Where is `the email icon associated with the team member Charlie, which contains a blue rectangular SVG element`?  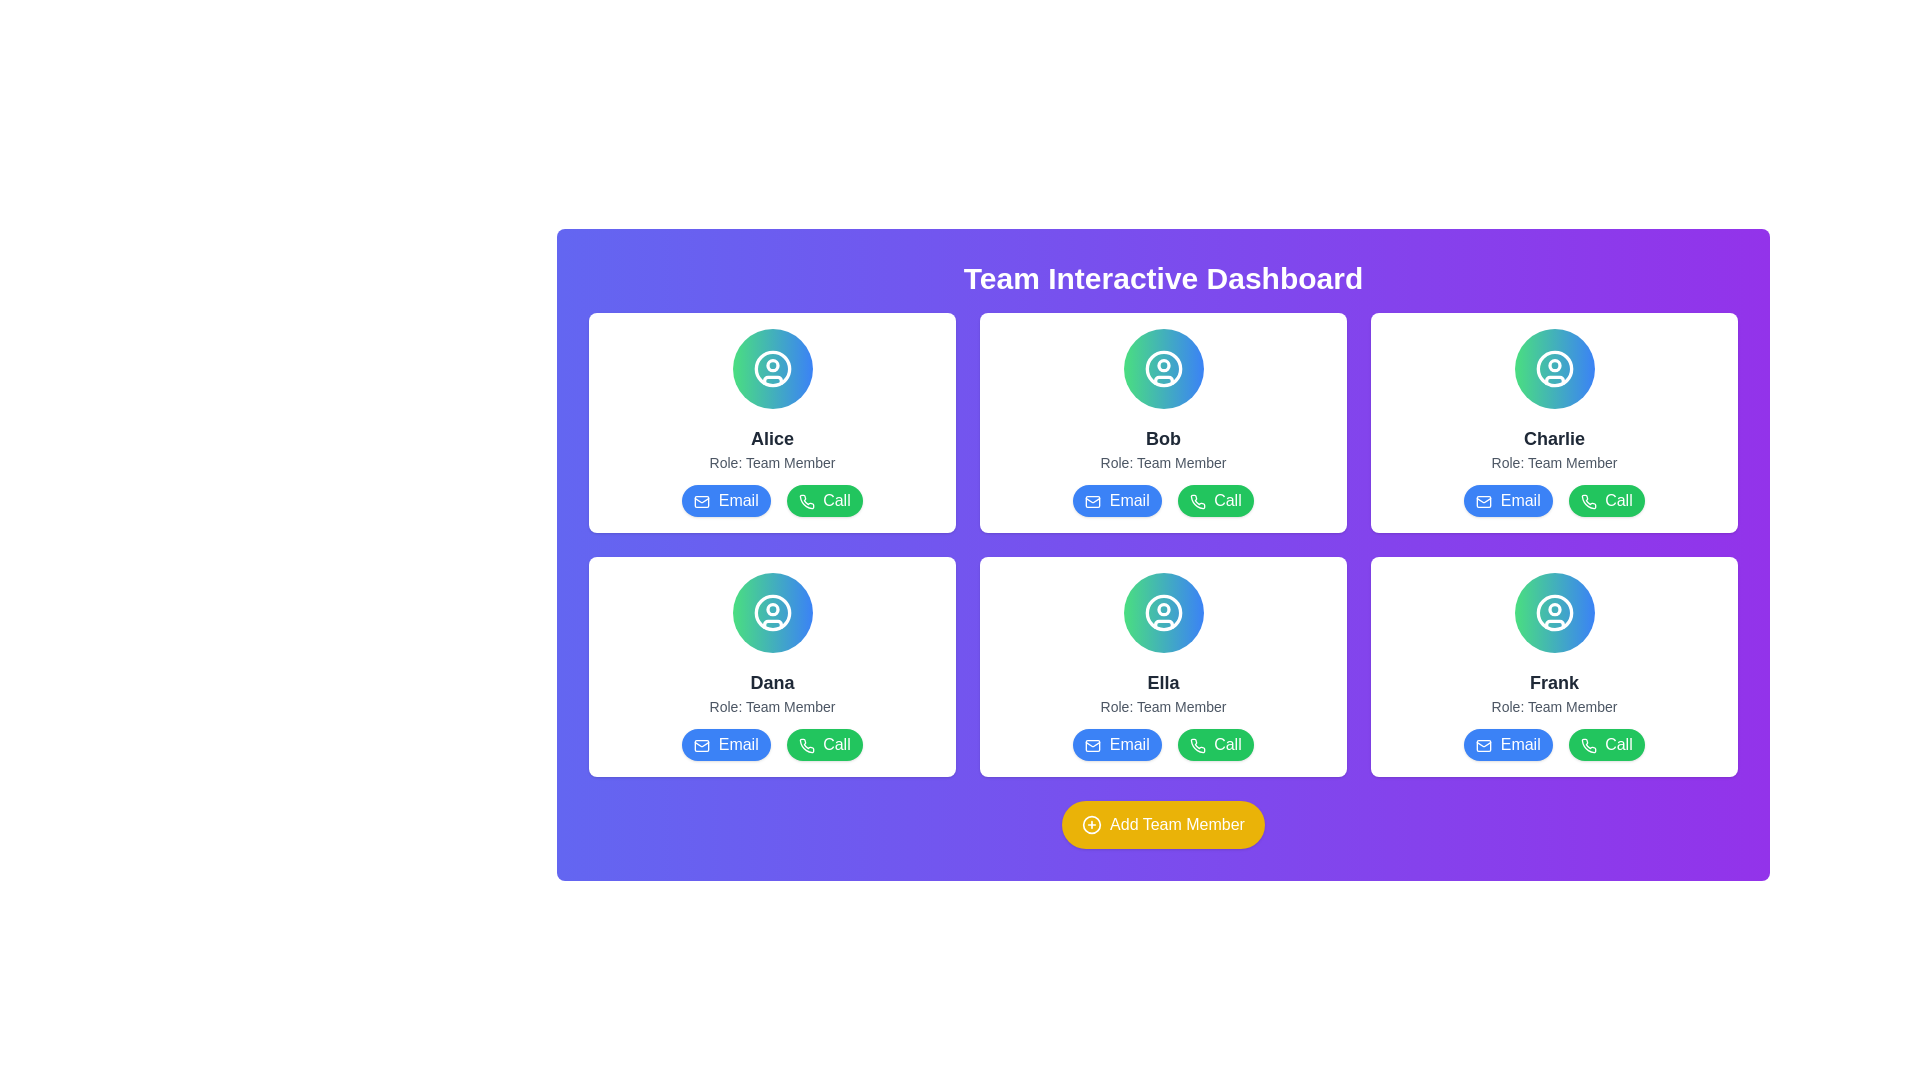
the email icon associated with the team member Charlie, which contains a blue rectangular SVG element is located at coordinates (1484, 500).